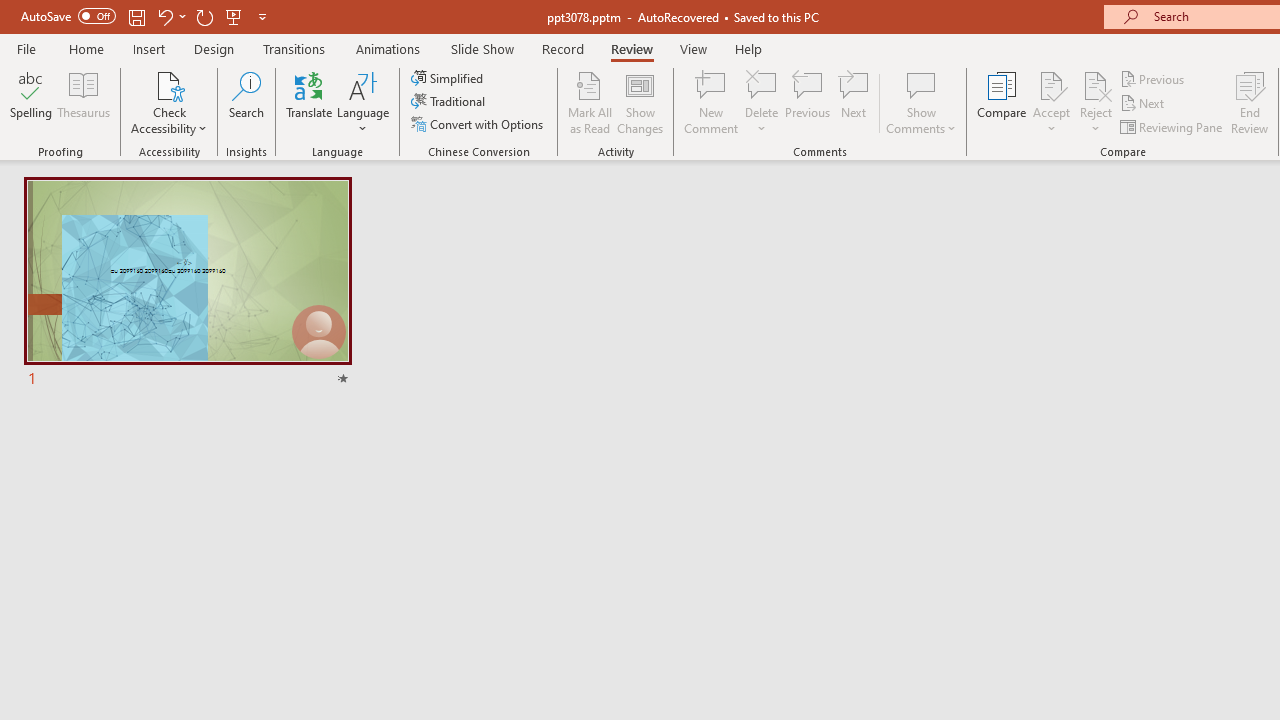 This screenshot has width=1280, height=720. I want to click on 'Show Comments', so click(920, 84).